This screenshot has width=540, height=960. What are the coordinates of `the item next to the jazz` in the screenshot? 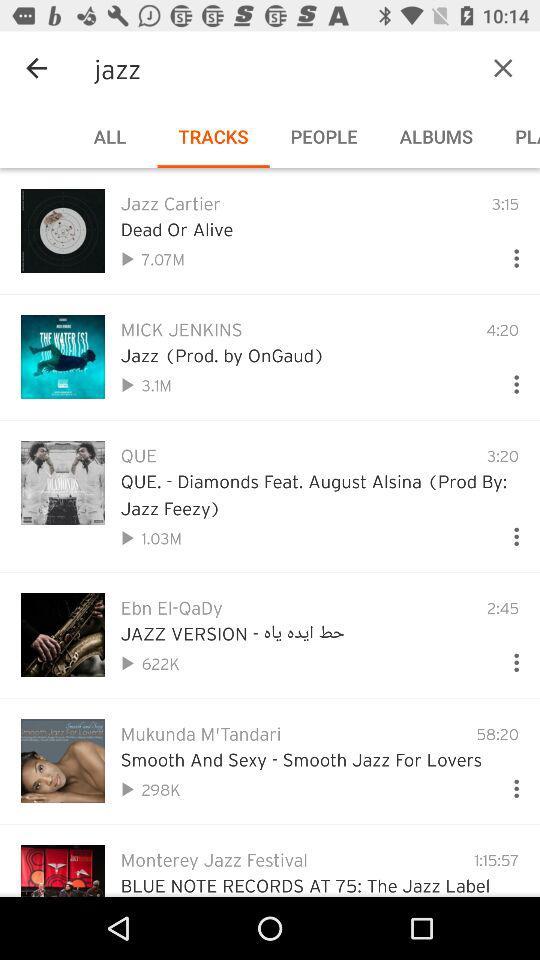 It's located at (502, 68).